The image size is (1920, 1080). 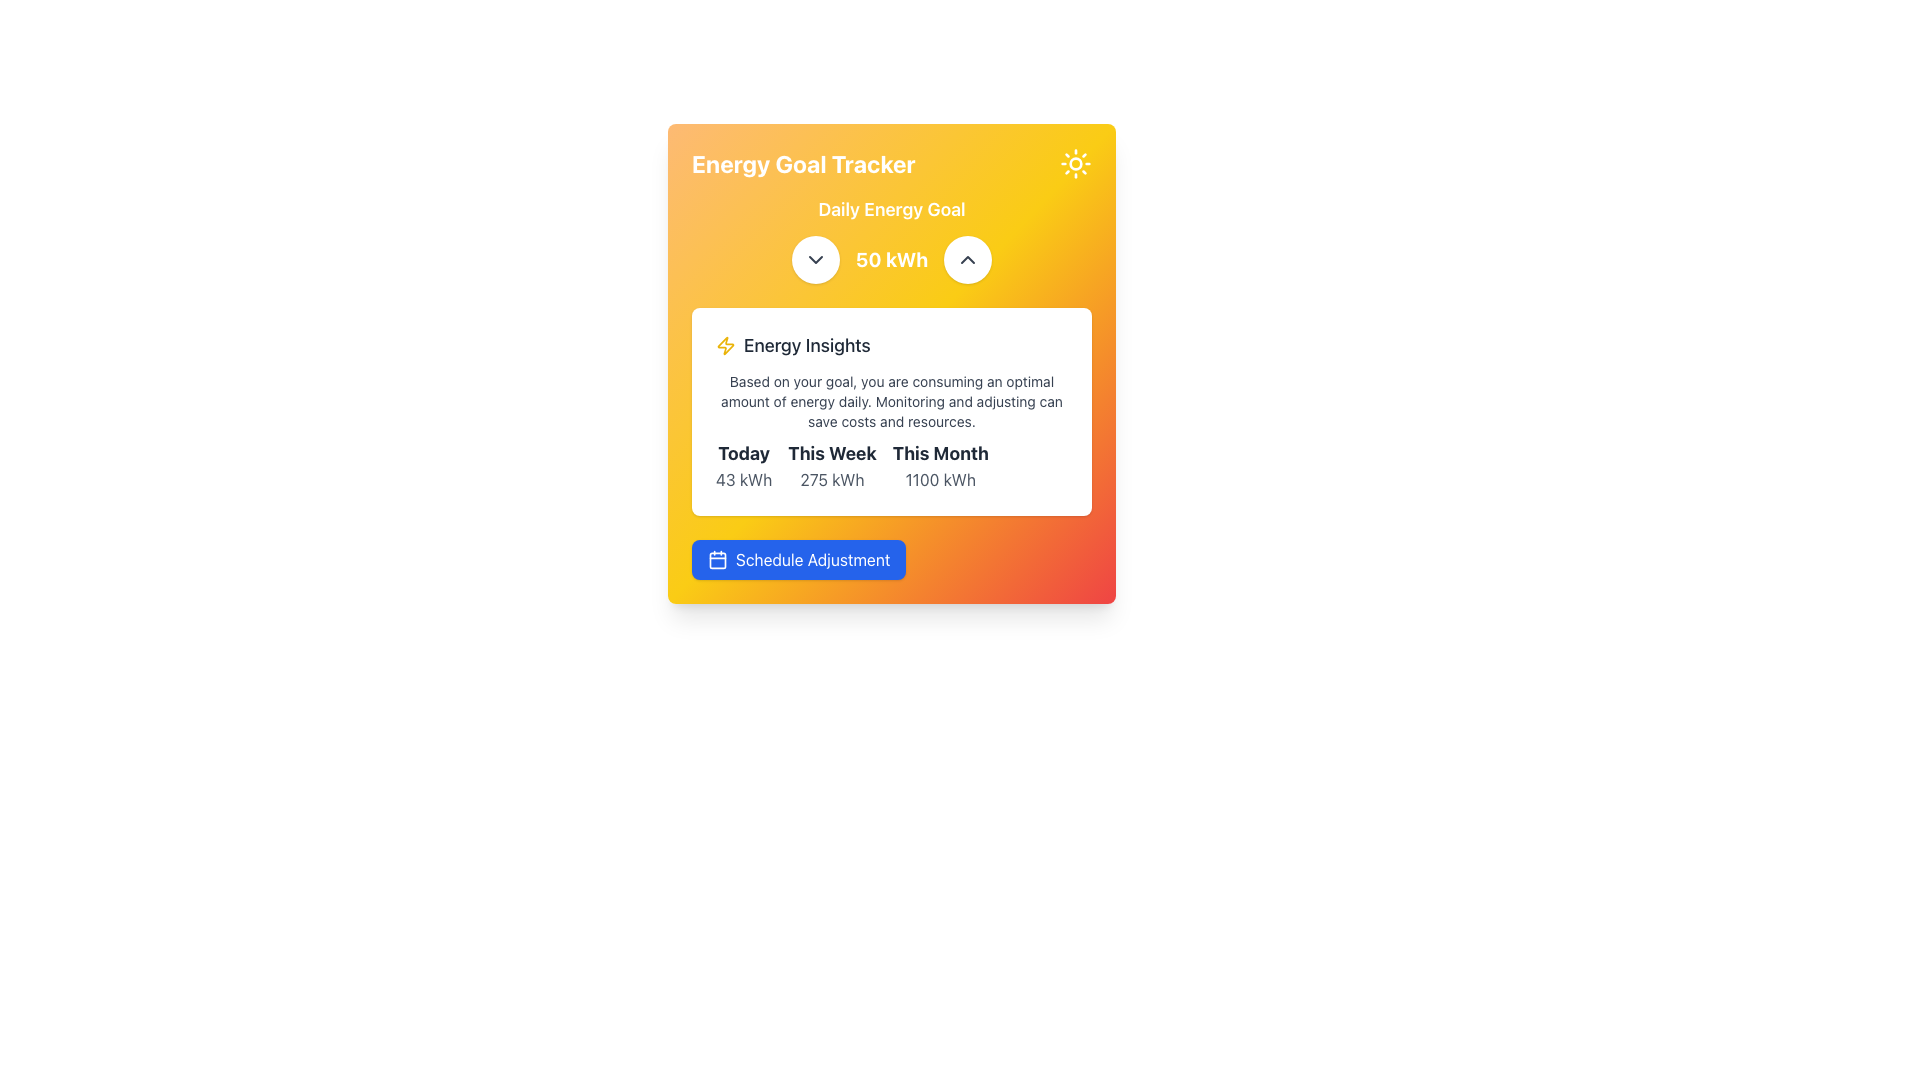 I want to click on the Text label displaying '1100 kWh', which is located below the label 'This Month' in the 'Energy Insights' summary section, so click(x=939, y=479).